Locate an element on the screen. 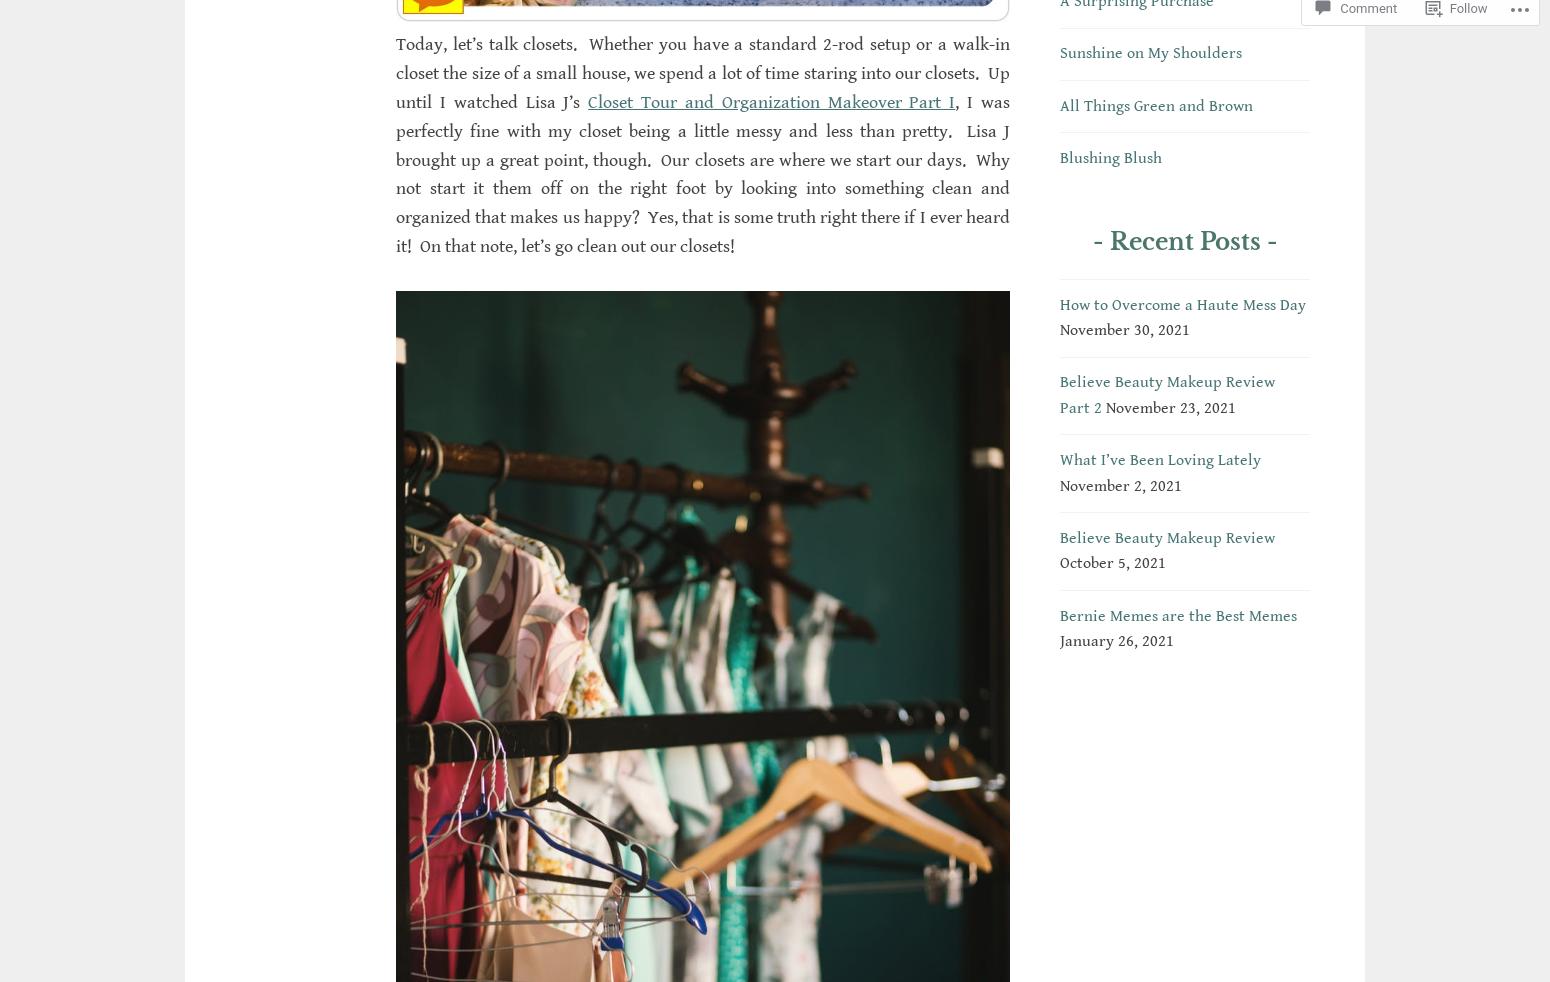  'October 5, 2021' is located at coordinates (1112, 562).